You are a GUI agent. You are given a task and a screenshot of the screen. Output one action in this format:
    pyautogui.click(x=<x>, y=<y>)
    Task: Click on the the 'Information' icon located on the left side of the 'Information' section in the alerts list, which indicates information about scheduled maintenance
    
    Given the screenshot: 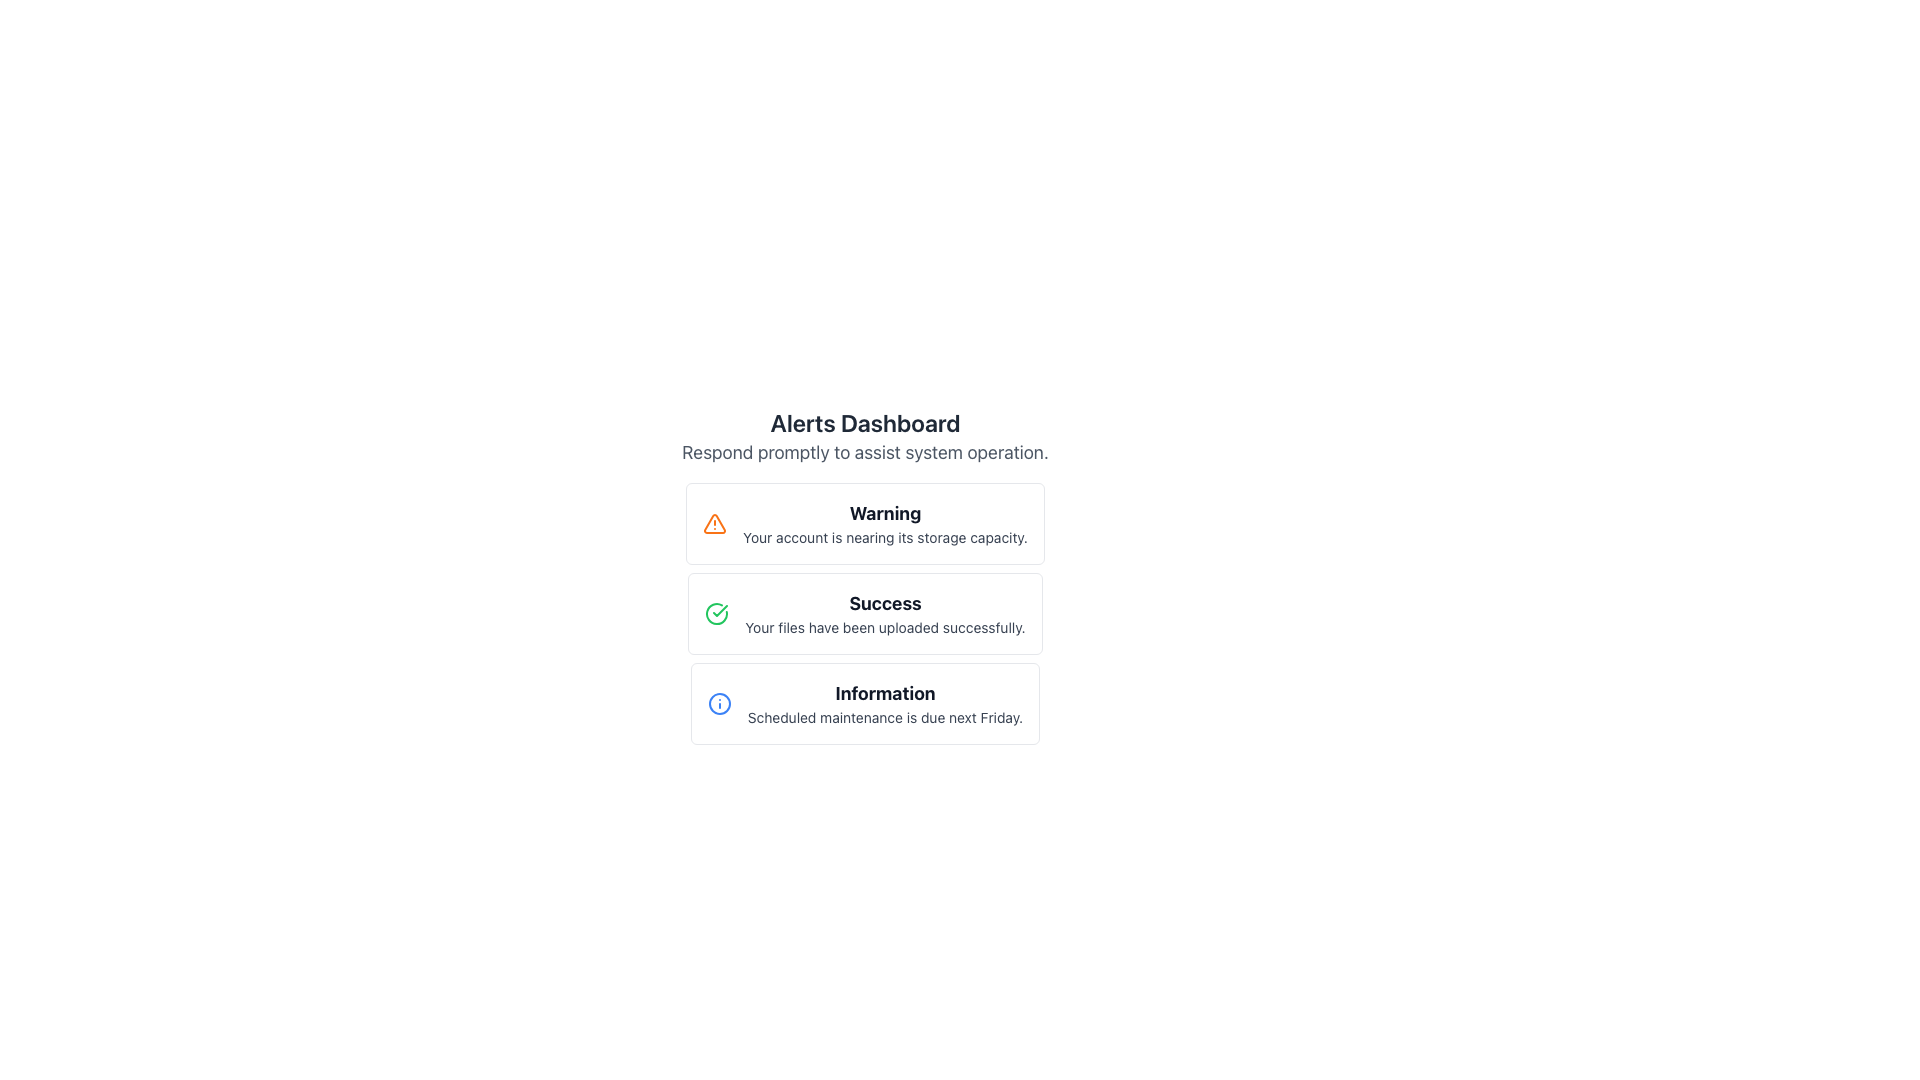 What is the action you would take?
    pyautogui.click(x=719, y=703)
    